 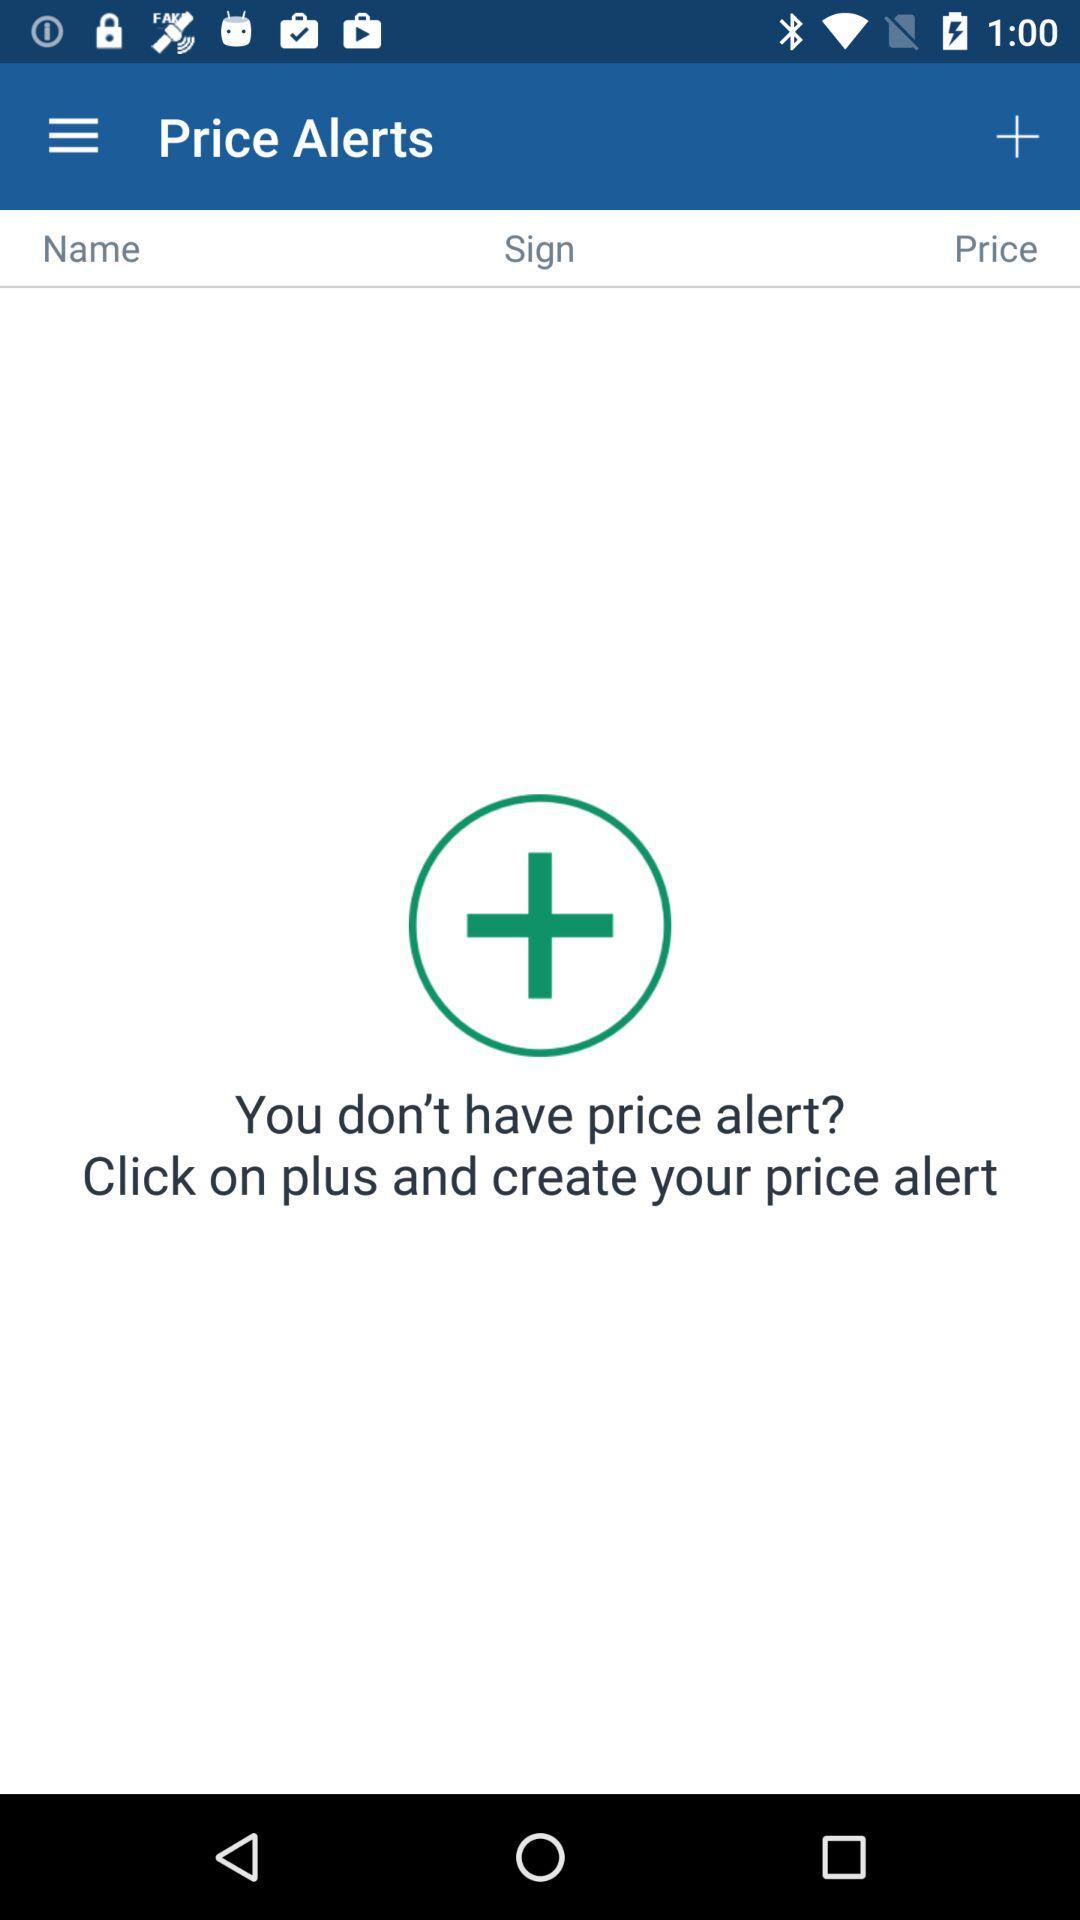 What do you see at coordinates (540, 1042) in the screenshot?
I see `alert` at bounding box center [540, 1042].